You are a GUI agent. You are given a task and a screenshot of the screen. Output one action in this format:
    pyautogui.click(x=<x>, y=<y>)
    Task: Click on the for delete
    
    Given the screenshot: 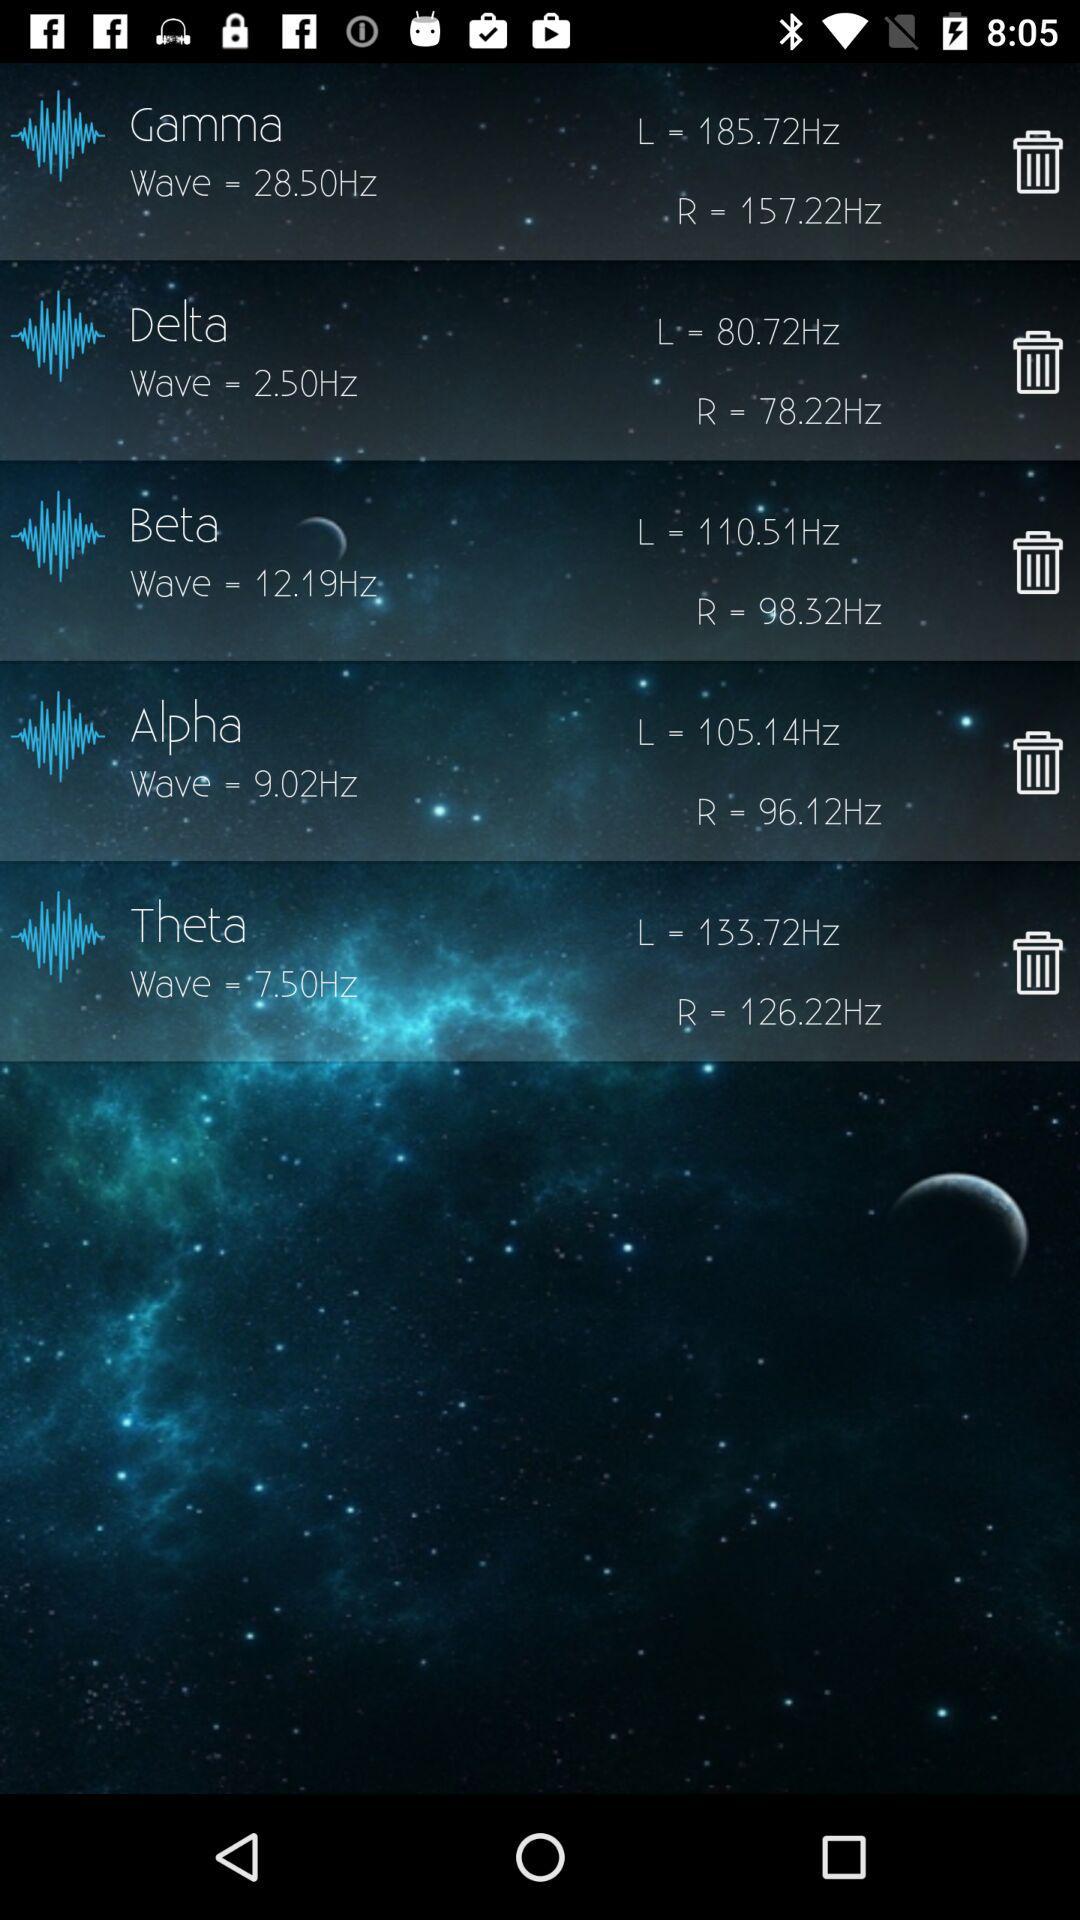 What is the action you would take?
    pyautogui.click(x=1036, y=361)
    